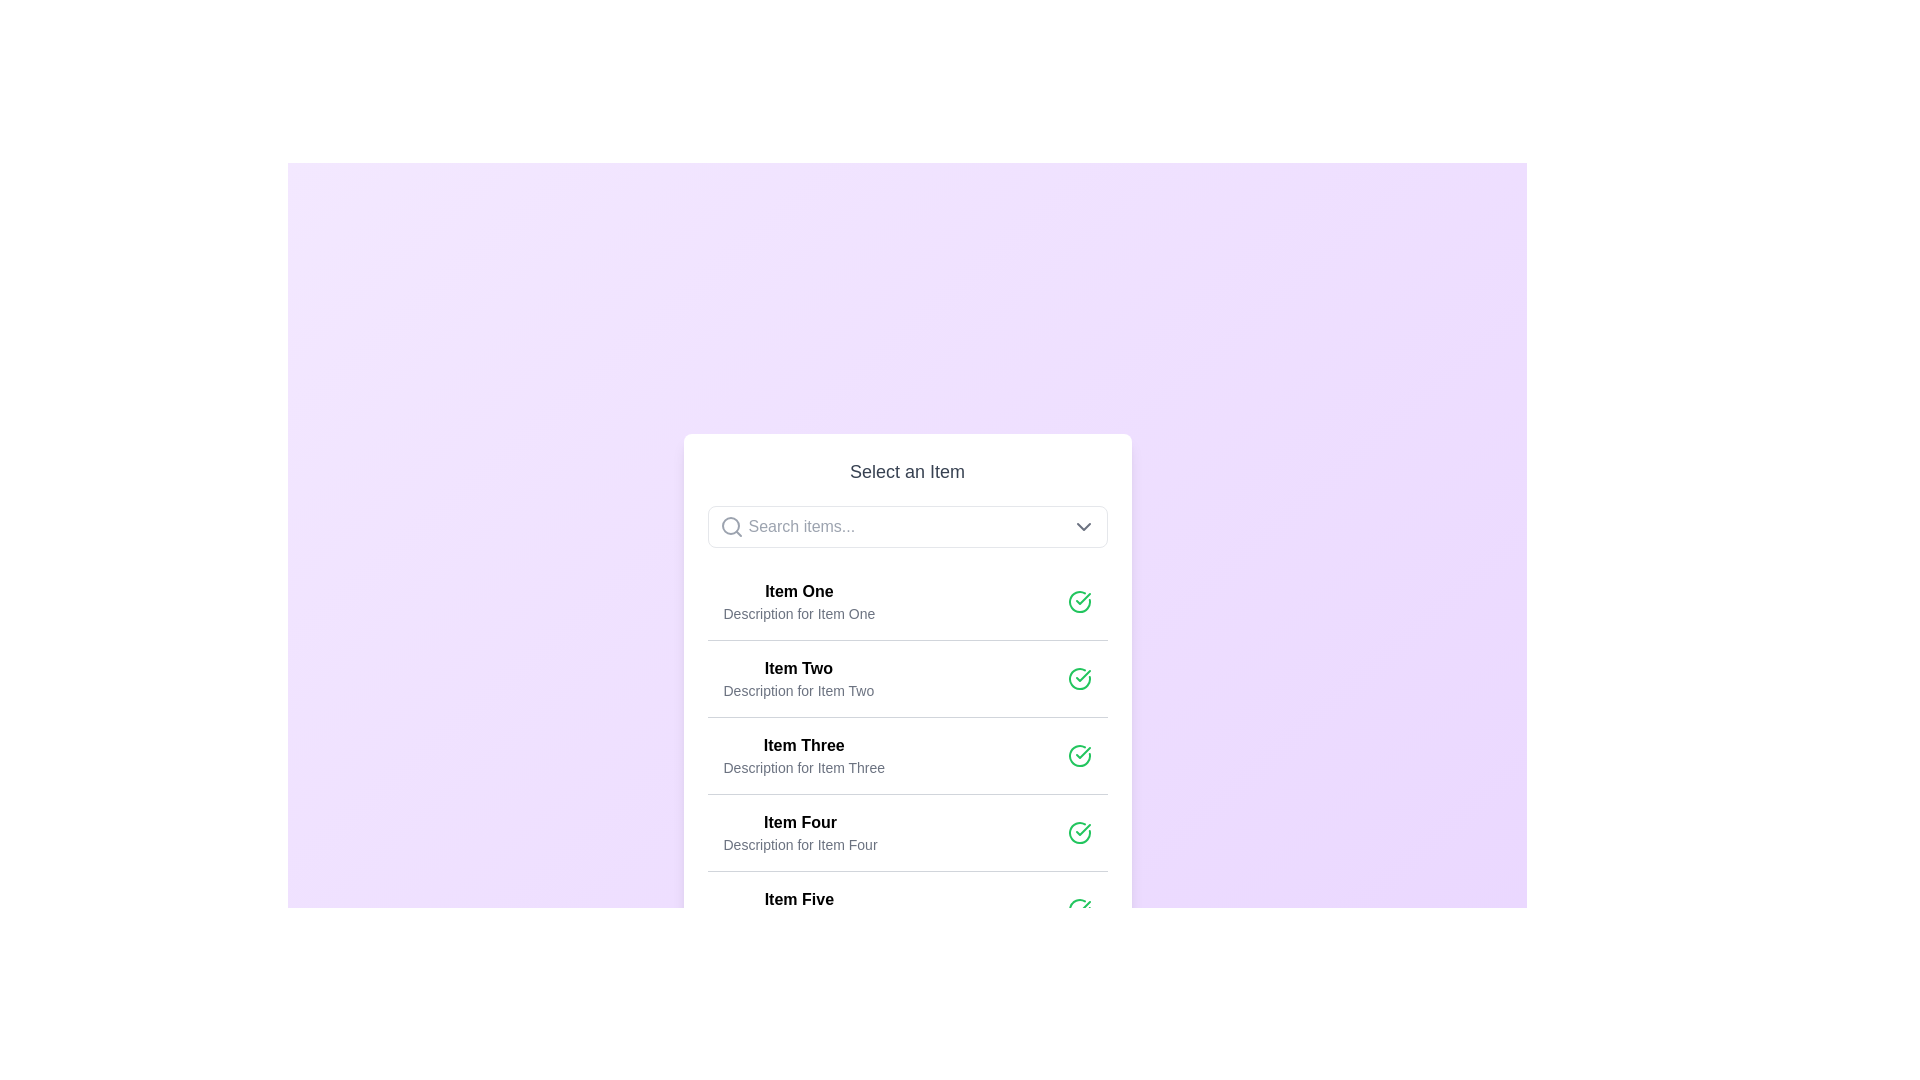  What do you see at coordinates (798, 898) in the screenshot?
I see `the text label that serves as the header for the fifth item in the list, located in the modal titled 'Select an Item.'` at bounding box center [798, 898].